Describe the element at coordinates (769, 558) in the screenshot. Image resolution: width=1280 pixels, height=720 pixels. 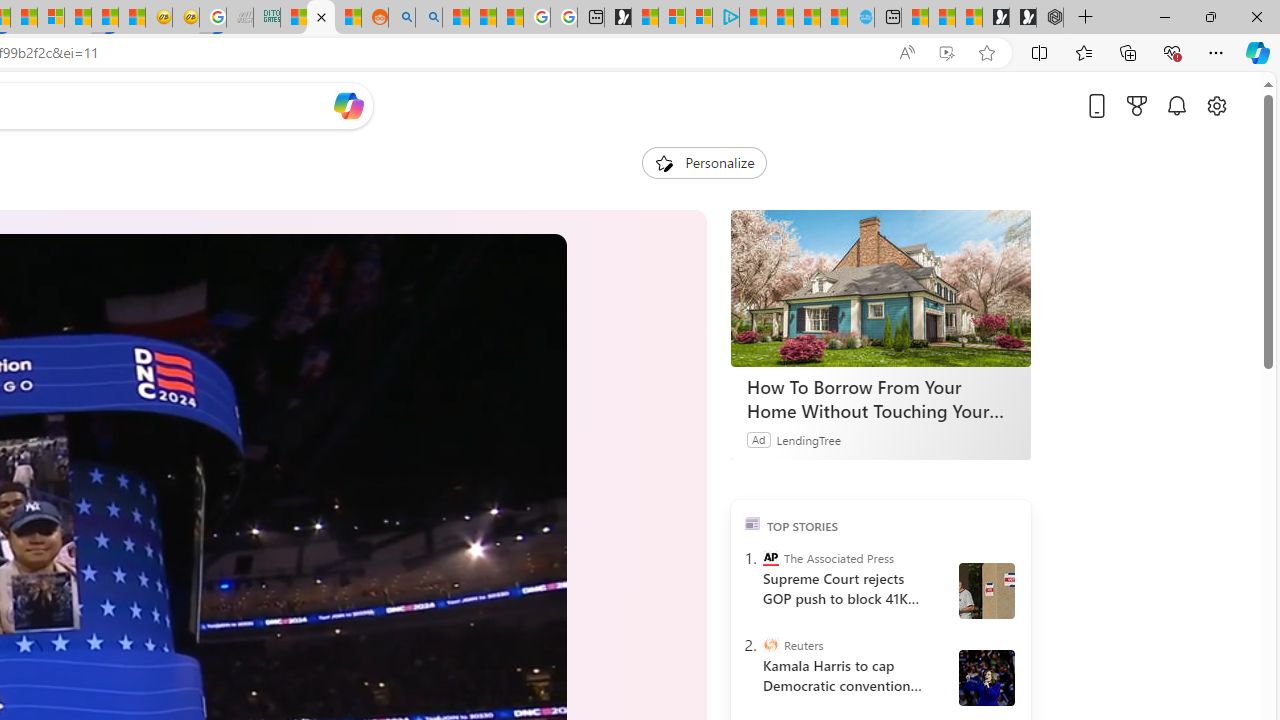
I see `'The Associated Press'` at that location.